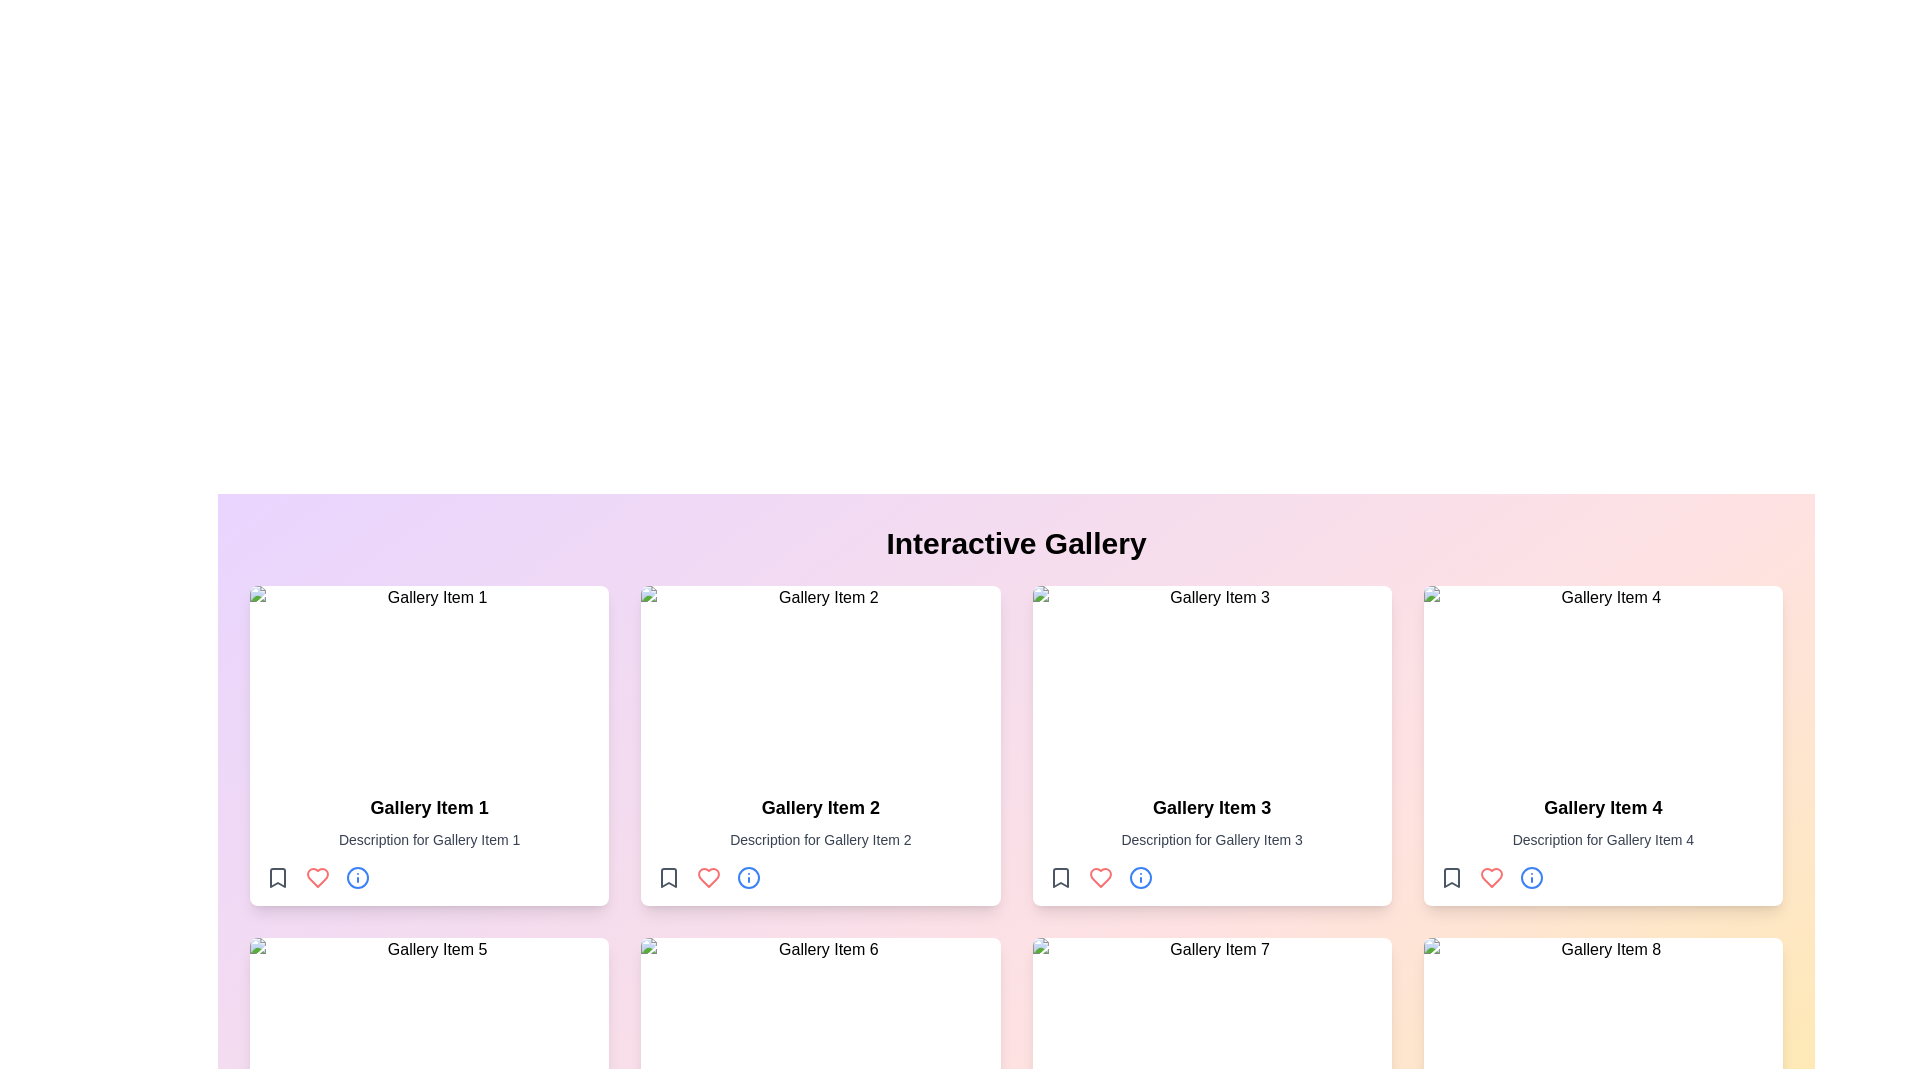 This screenshot has width=1920, height=1080. What do you see at coordinates (1140, 877) in the screenshot?
I see `the icon located in the bottom-right corner of the card labeled 'Gallery Item 3'` at bounding box center [1140, 877].